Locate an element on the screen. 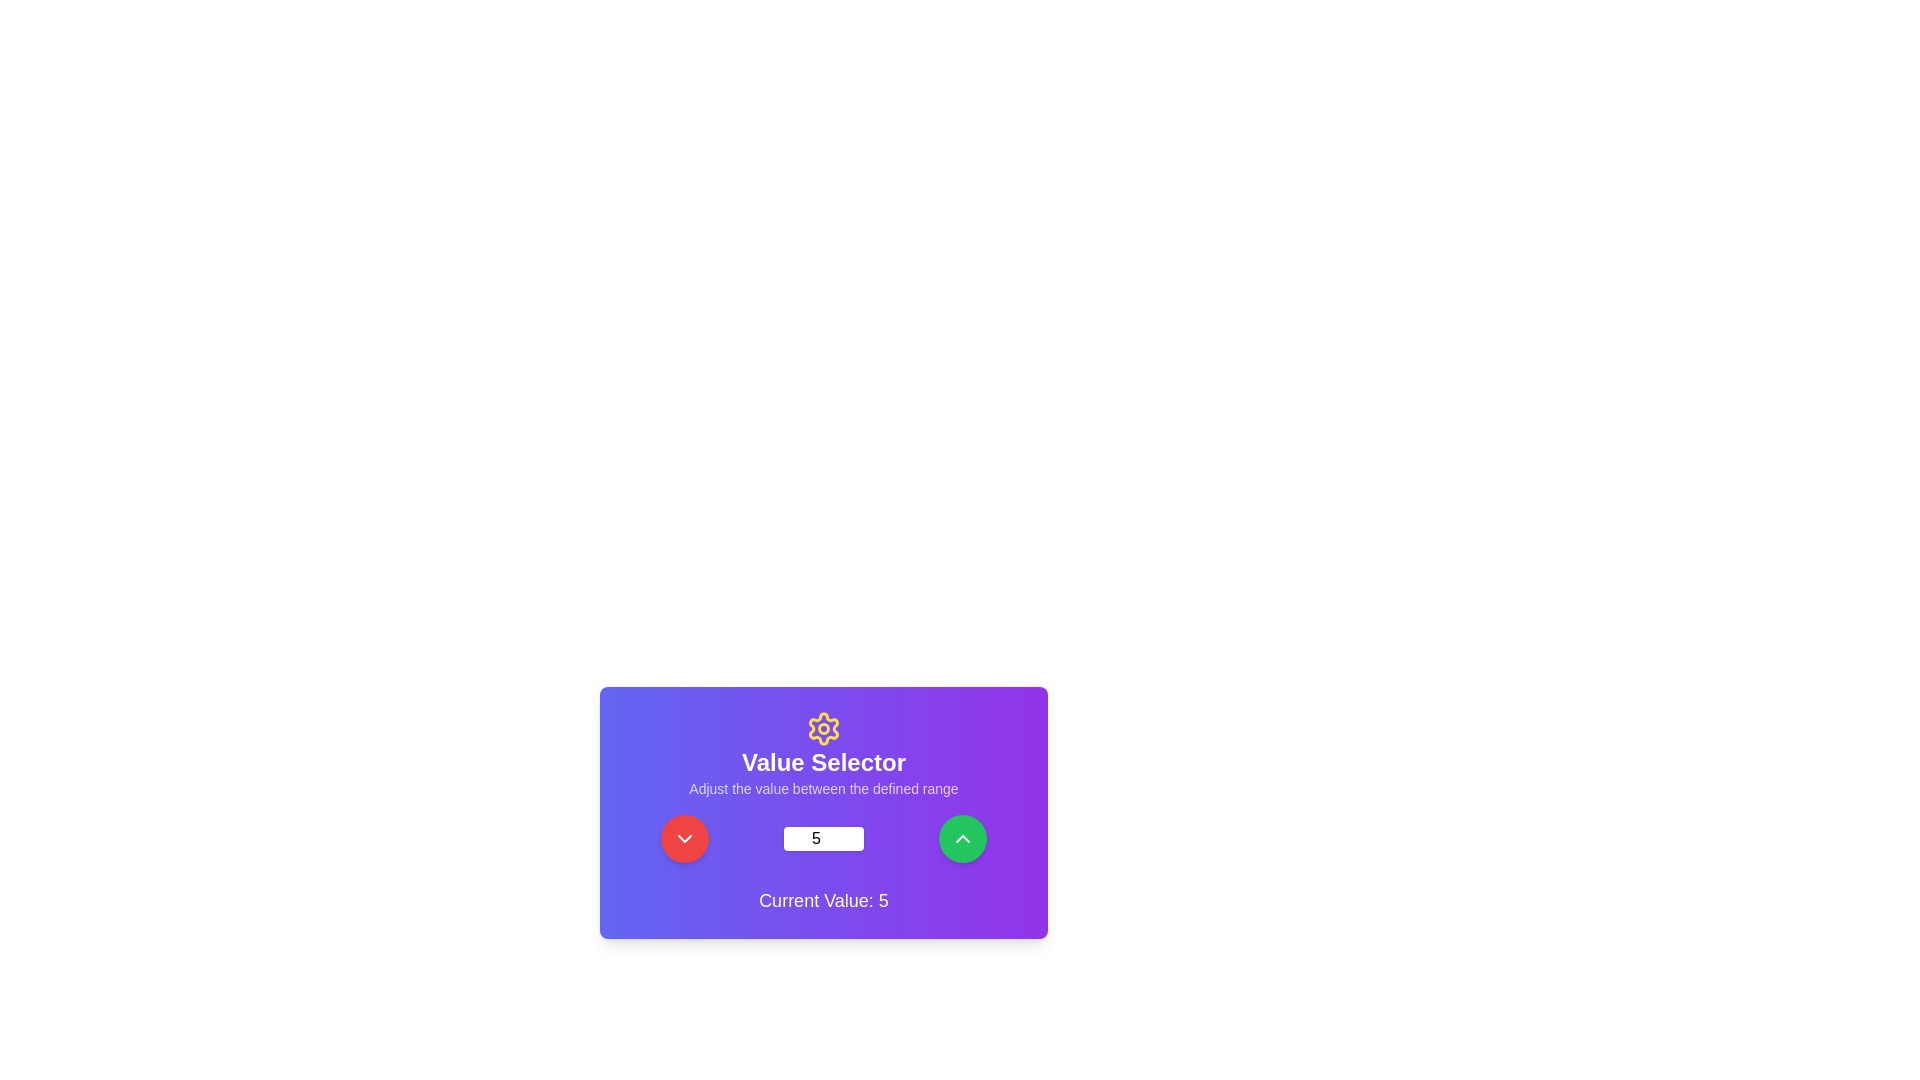 This screenshot has width=1920, height=1080. the small circular graphic element located in the center of the gear-like icon at the top center of the card-like interface is located at coordinates (824, 729).